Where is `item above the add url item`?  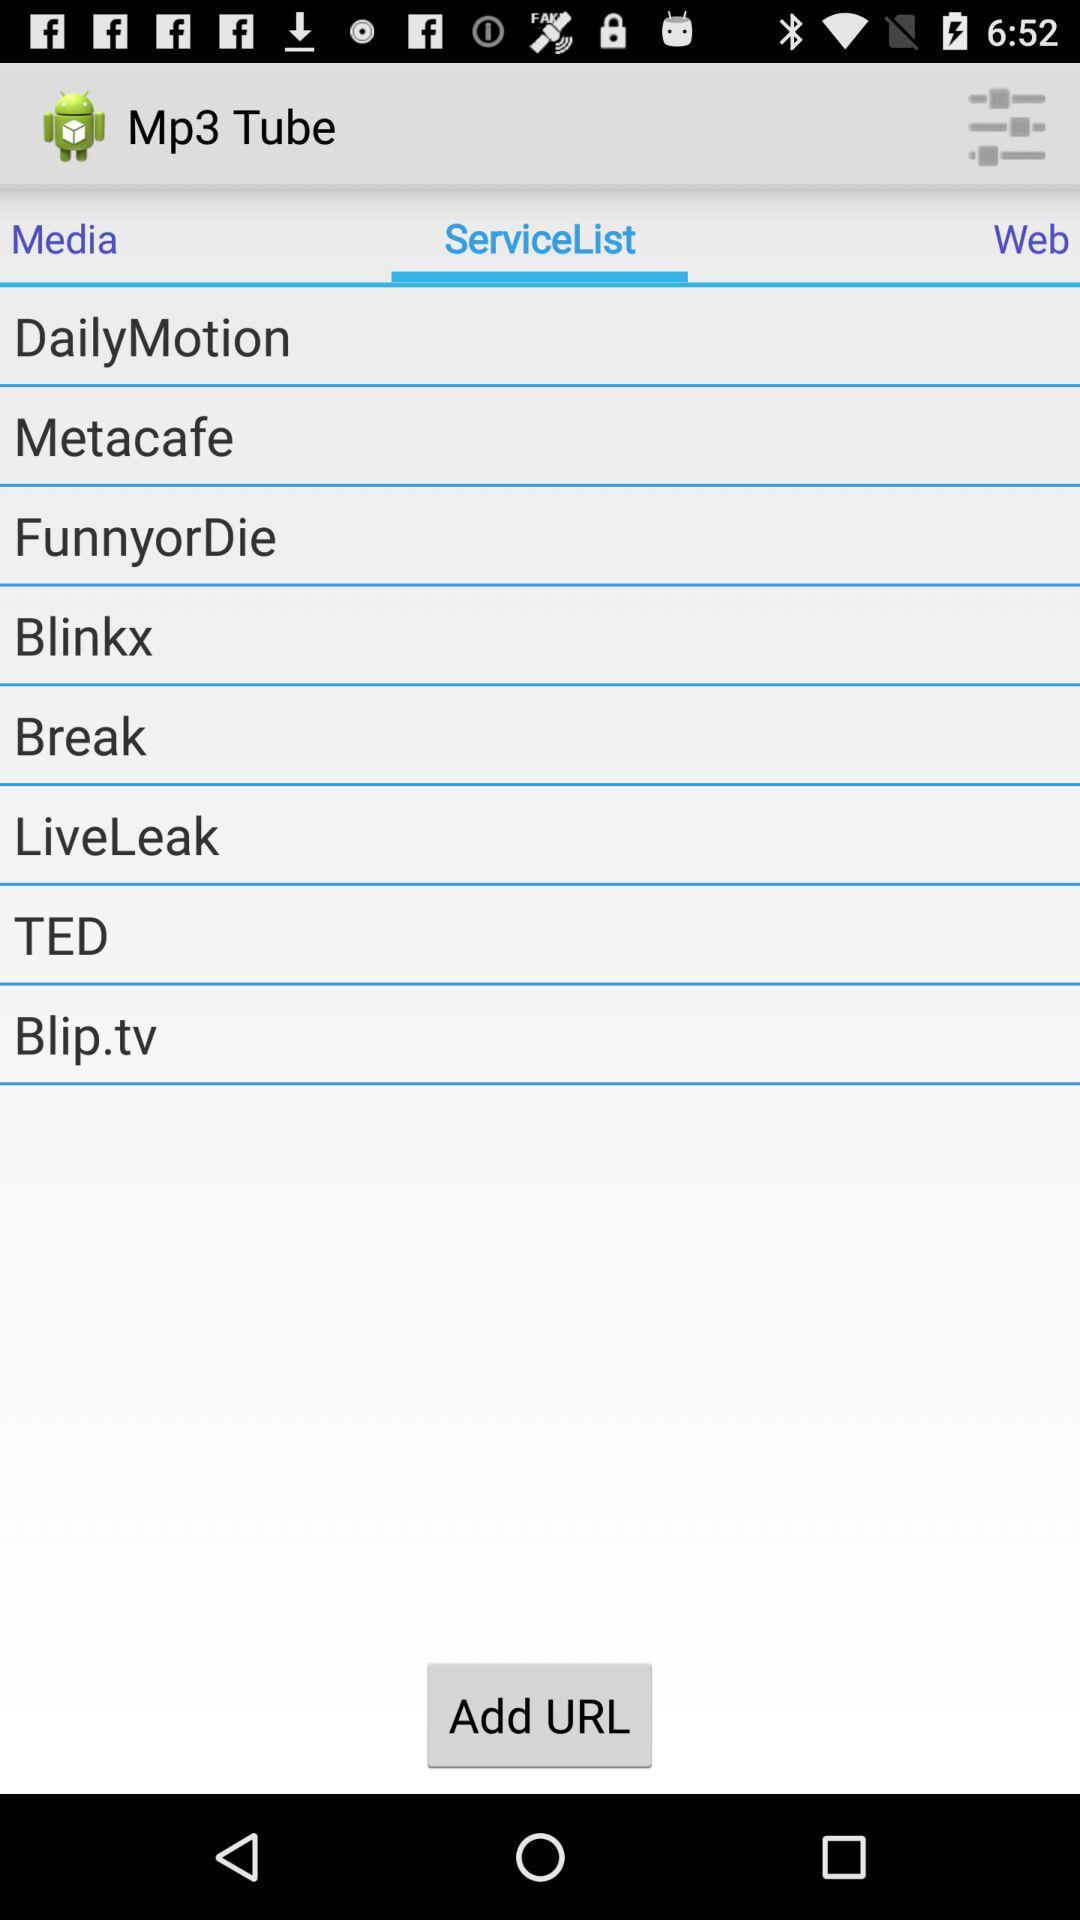
item above the add url item is located at coordinates (546, 1033).